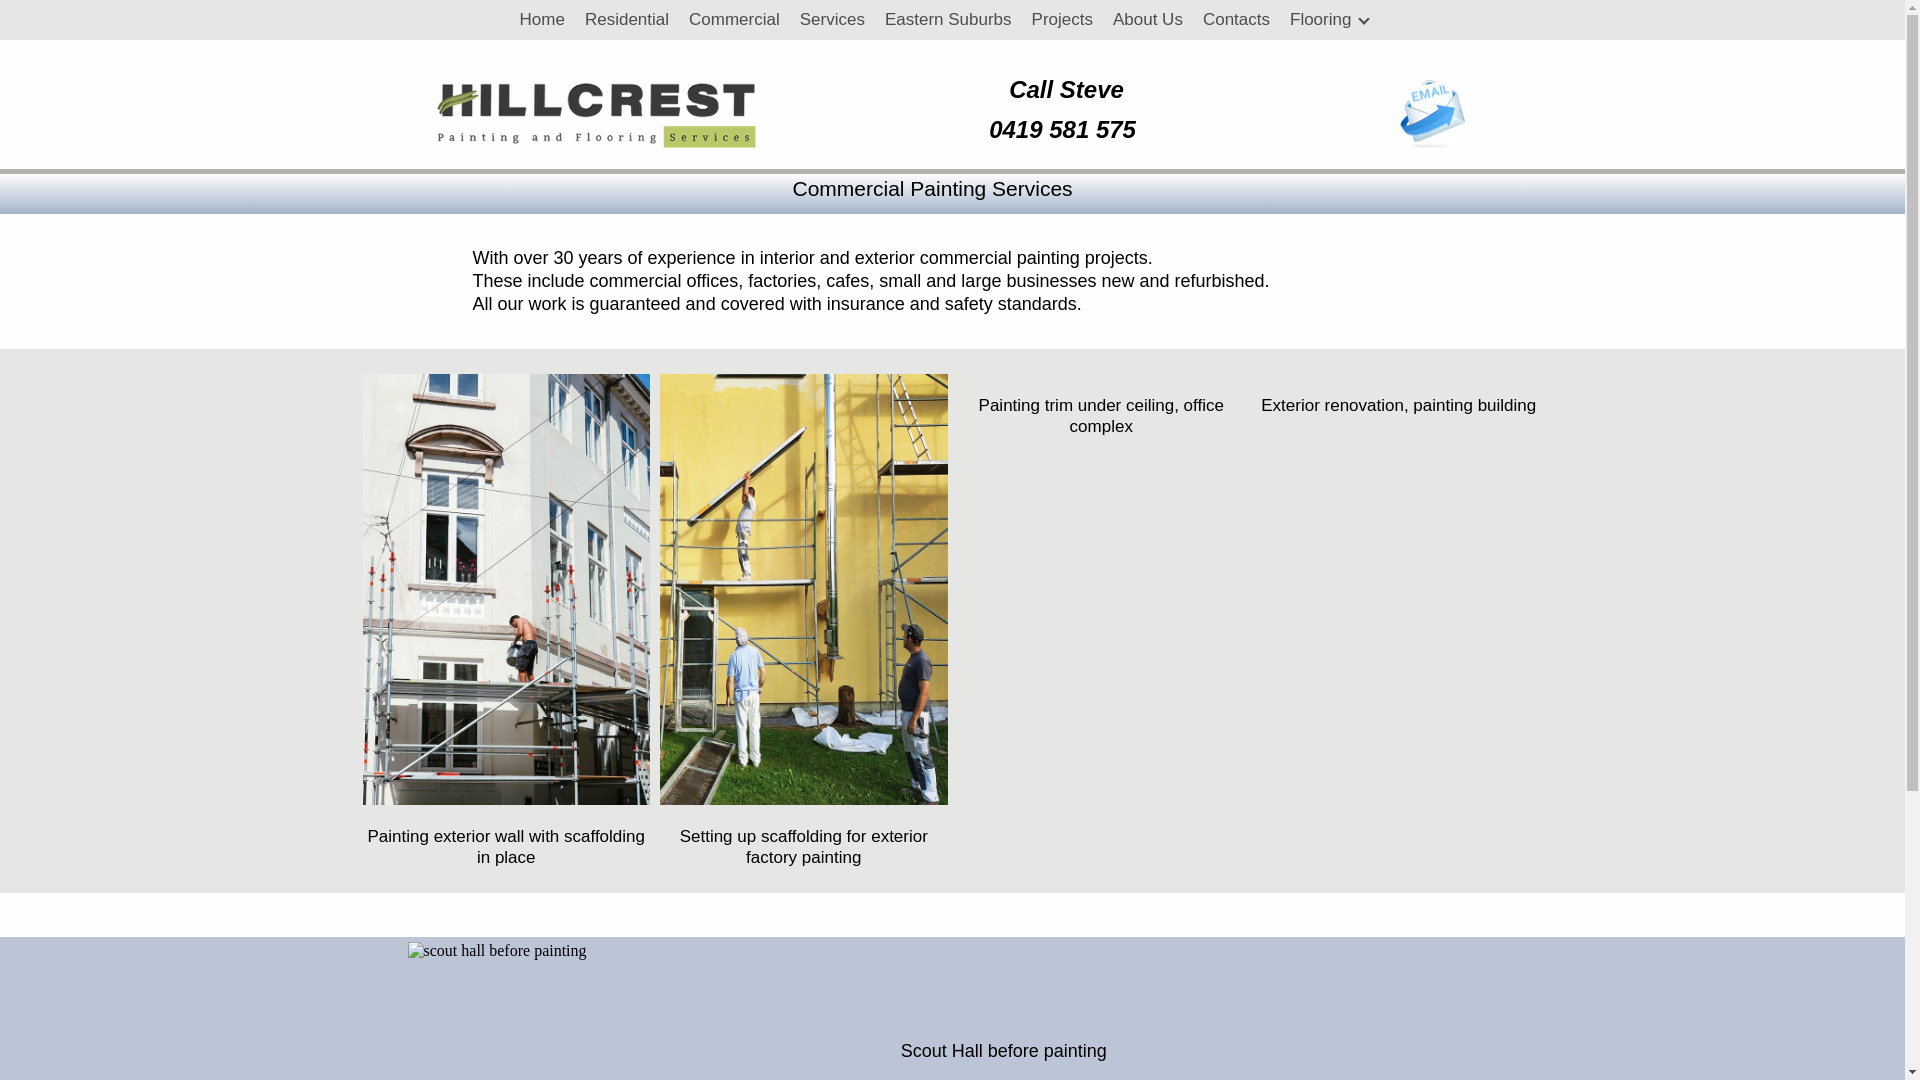  Describe the element at coordinates (874, 19) in the screenshot. I see `'Eastern Suburbs'` at that location.